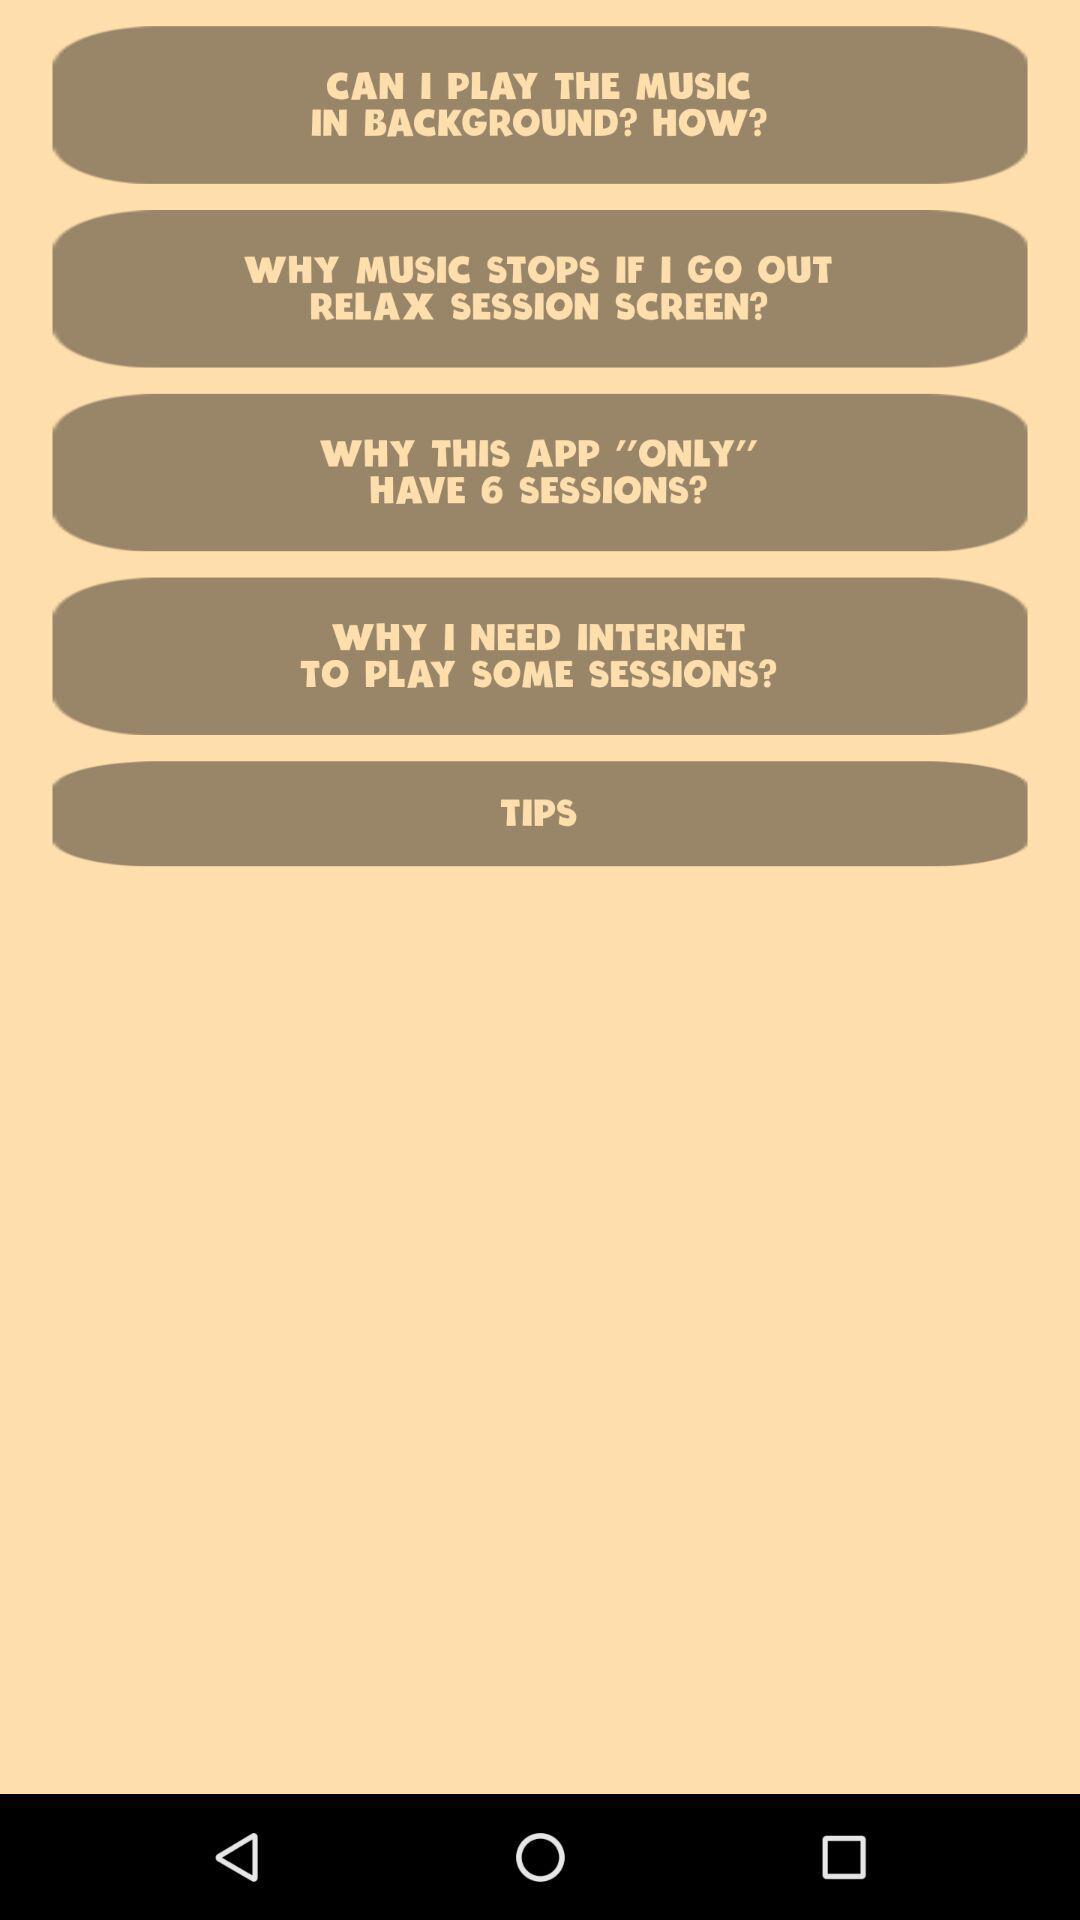 The image size is (1080, 1920). I want to click on the why music stops, so click(540, 287).